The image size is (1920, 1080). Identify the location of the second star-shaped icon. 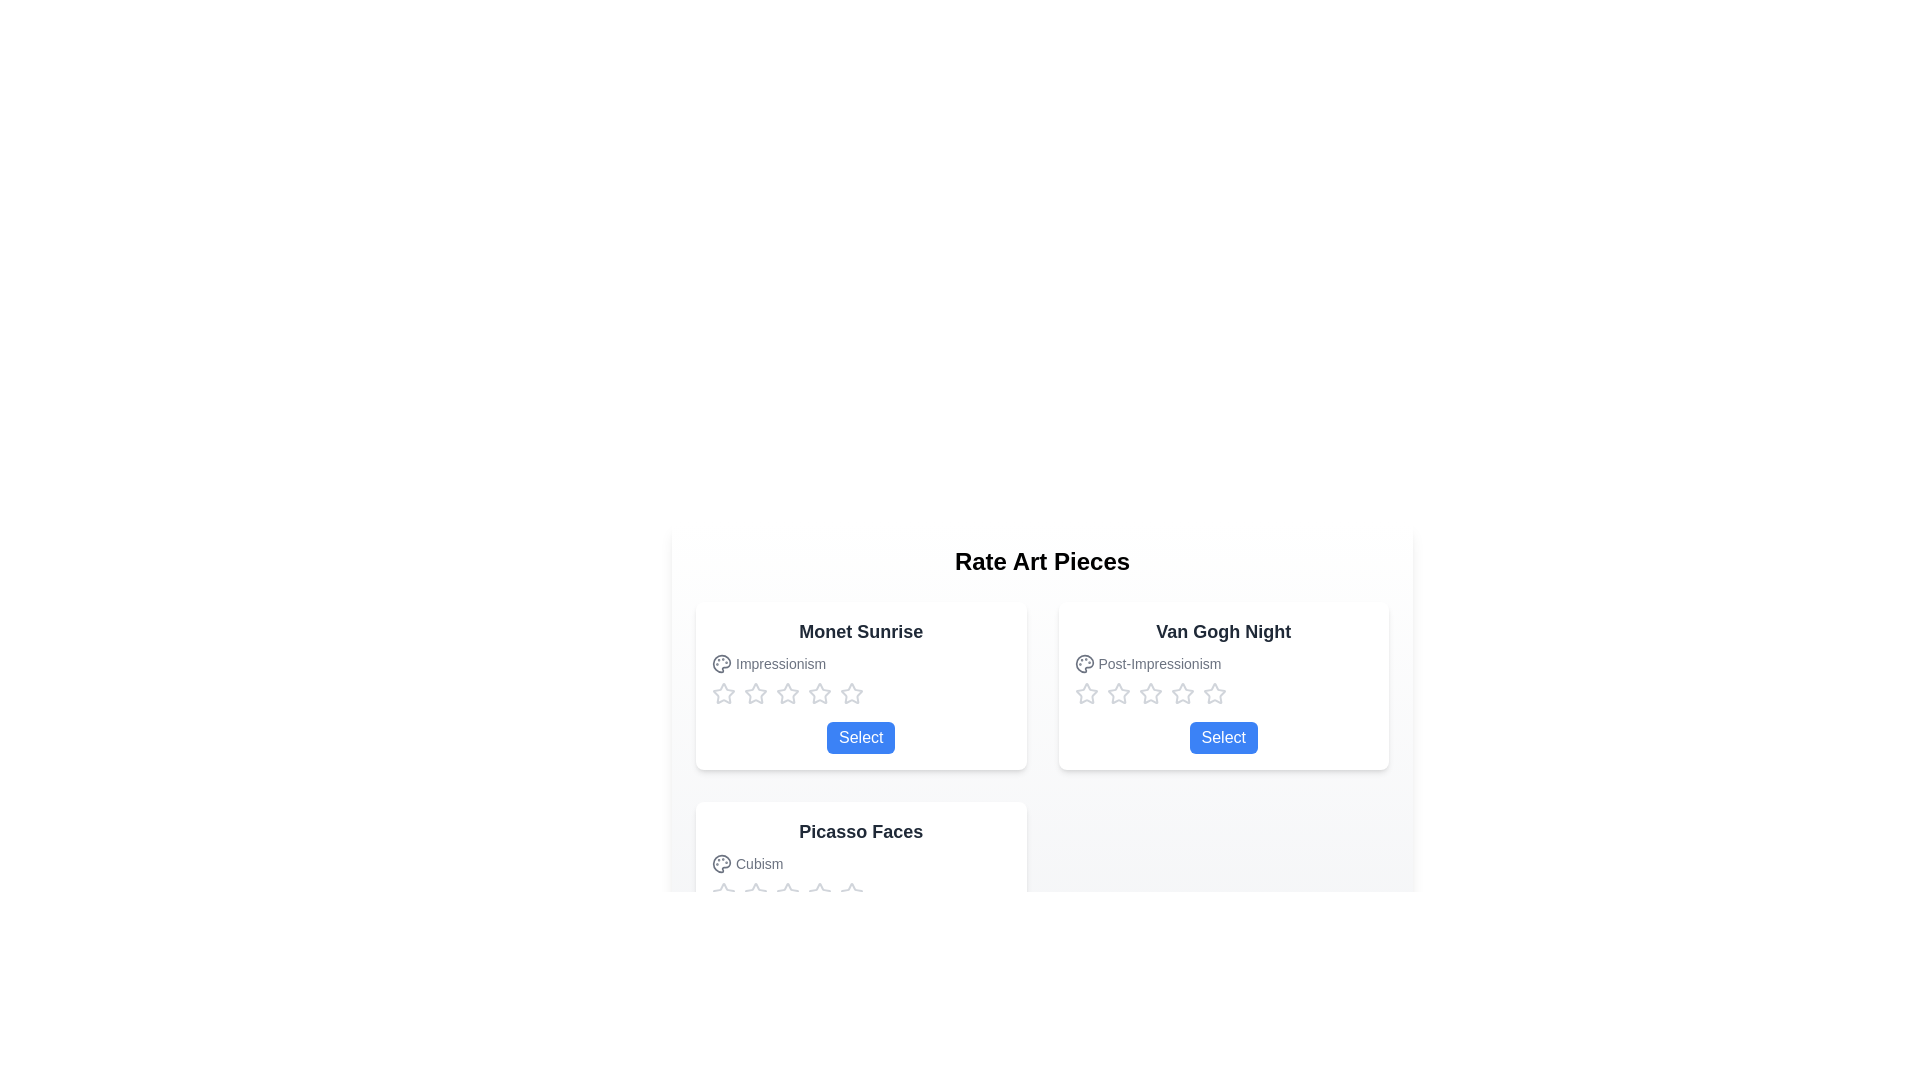
(820, 692).